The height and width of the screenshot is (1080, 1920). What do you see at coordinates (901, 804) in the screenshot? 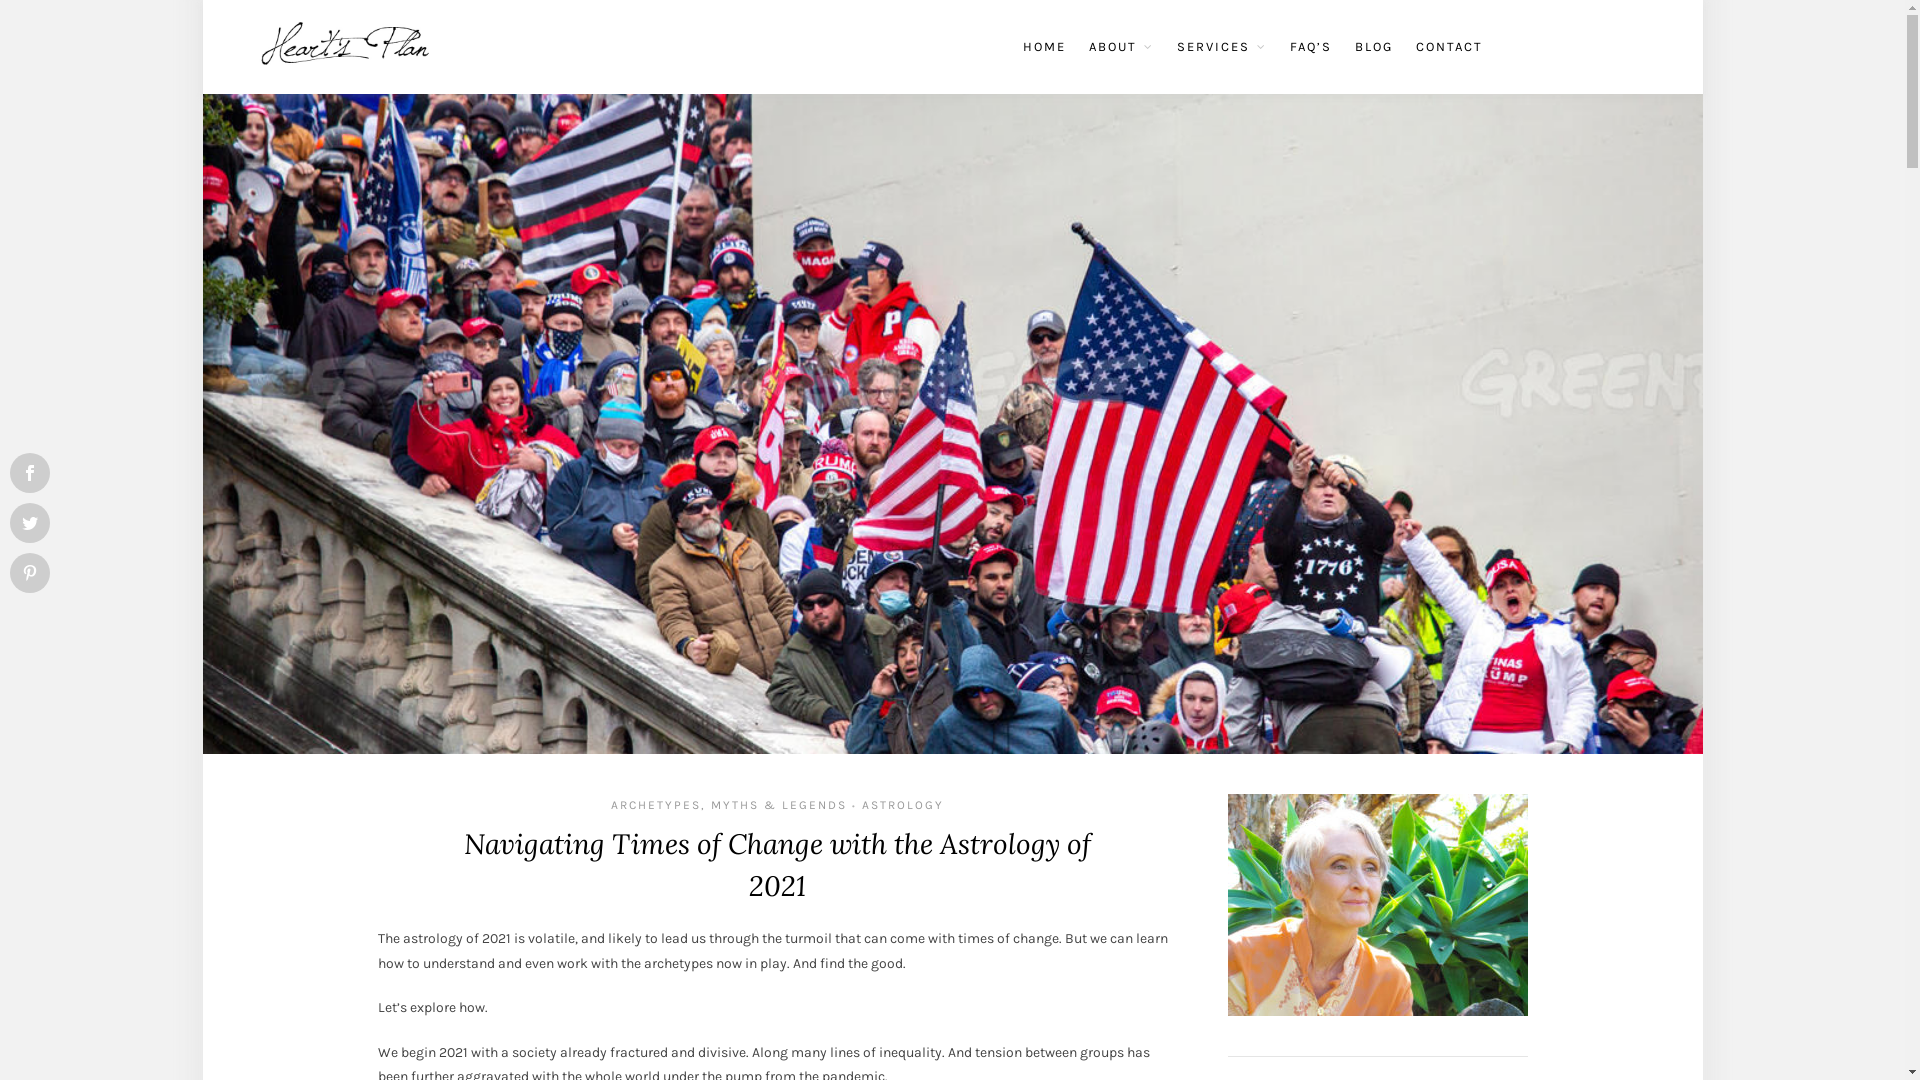
I see `'ASTROLOGY'` at bounding box center [901, 804].